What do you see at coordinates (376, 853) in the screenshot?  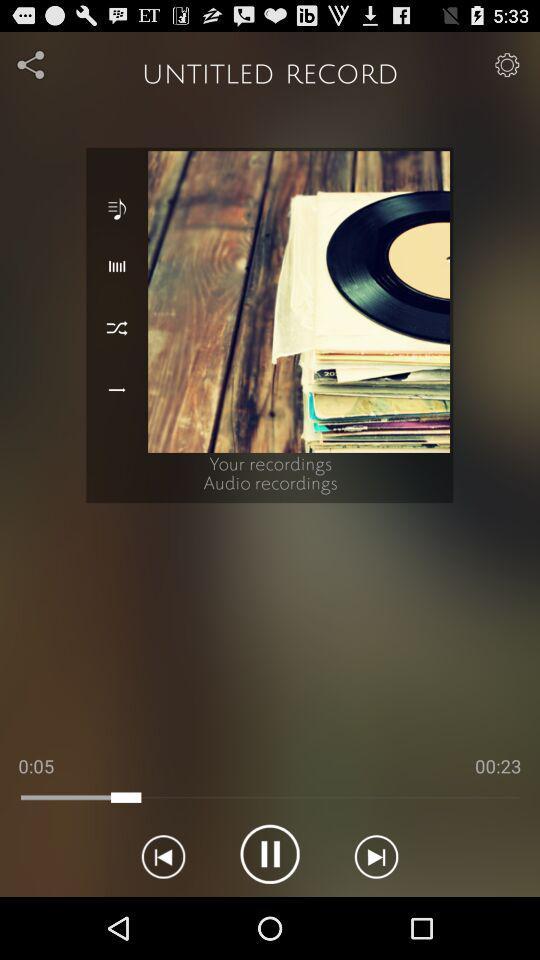 I see `next icon right to pause option` at bounding box center [376, 853].